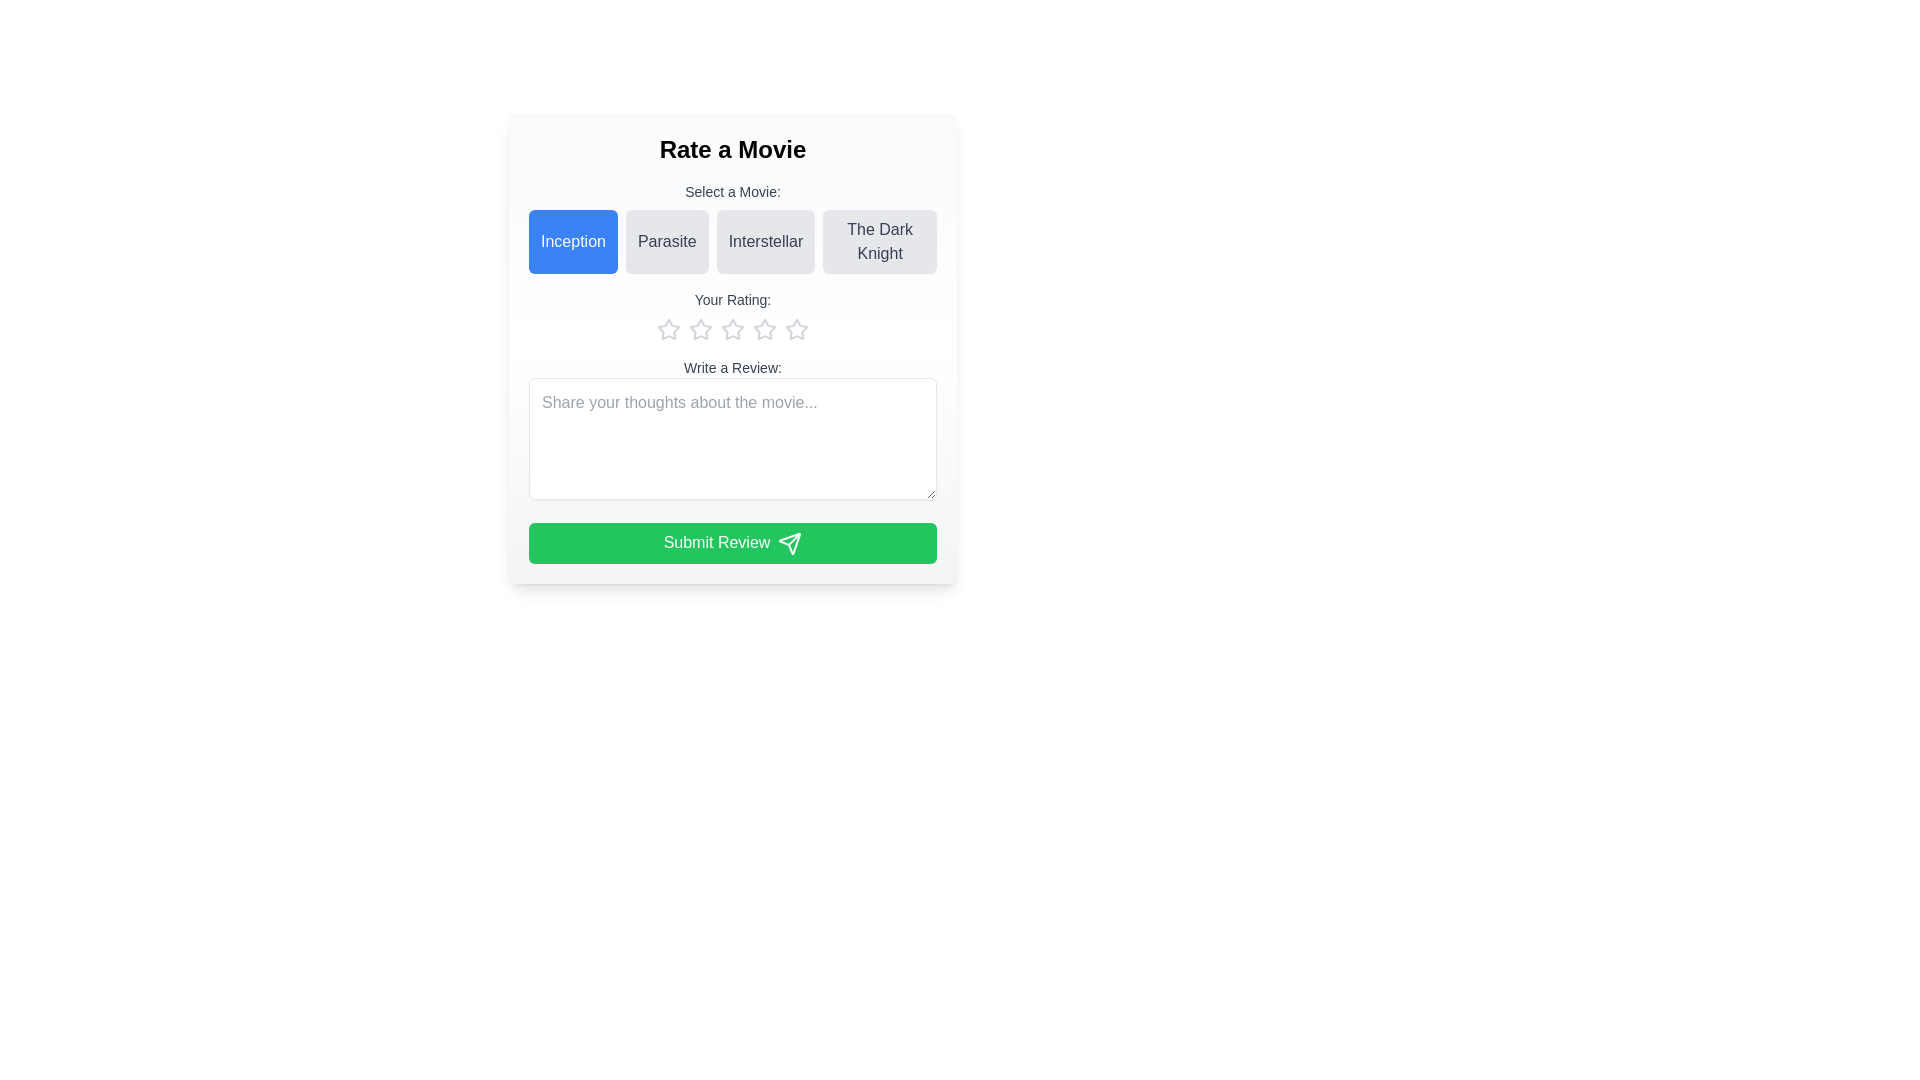 The width and height of the screenshot is (1920, 1080). I want to click on the text label that prompts users to select a movie, which is positioned at the top of the movie-selection buttons, so click(732, 192).